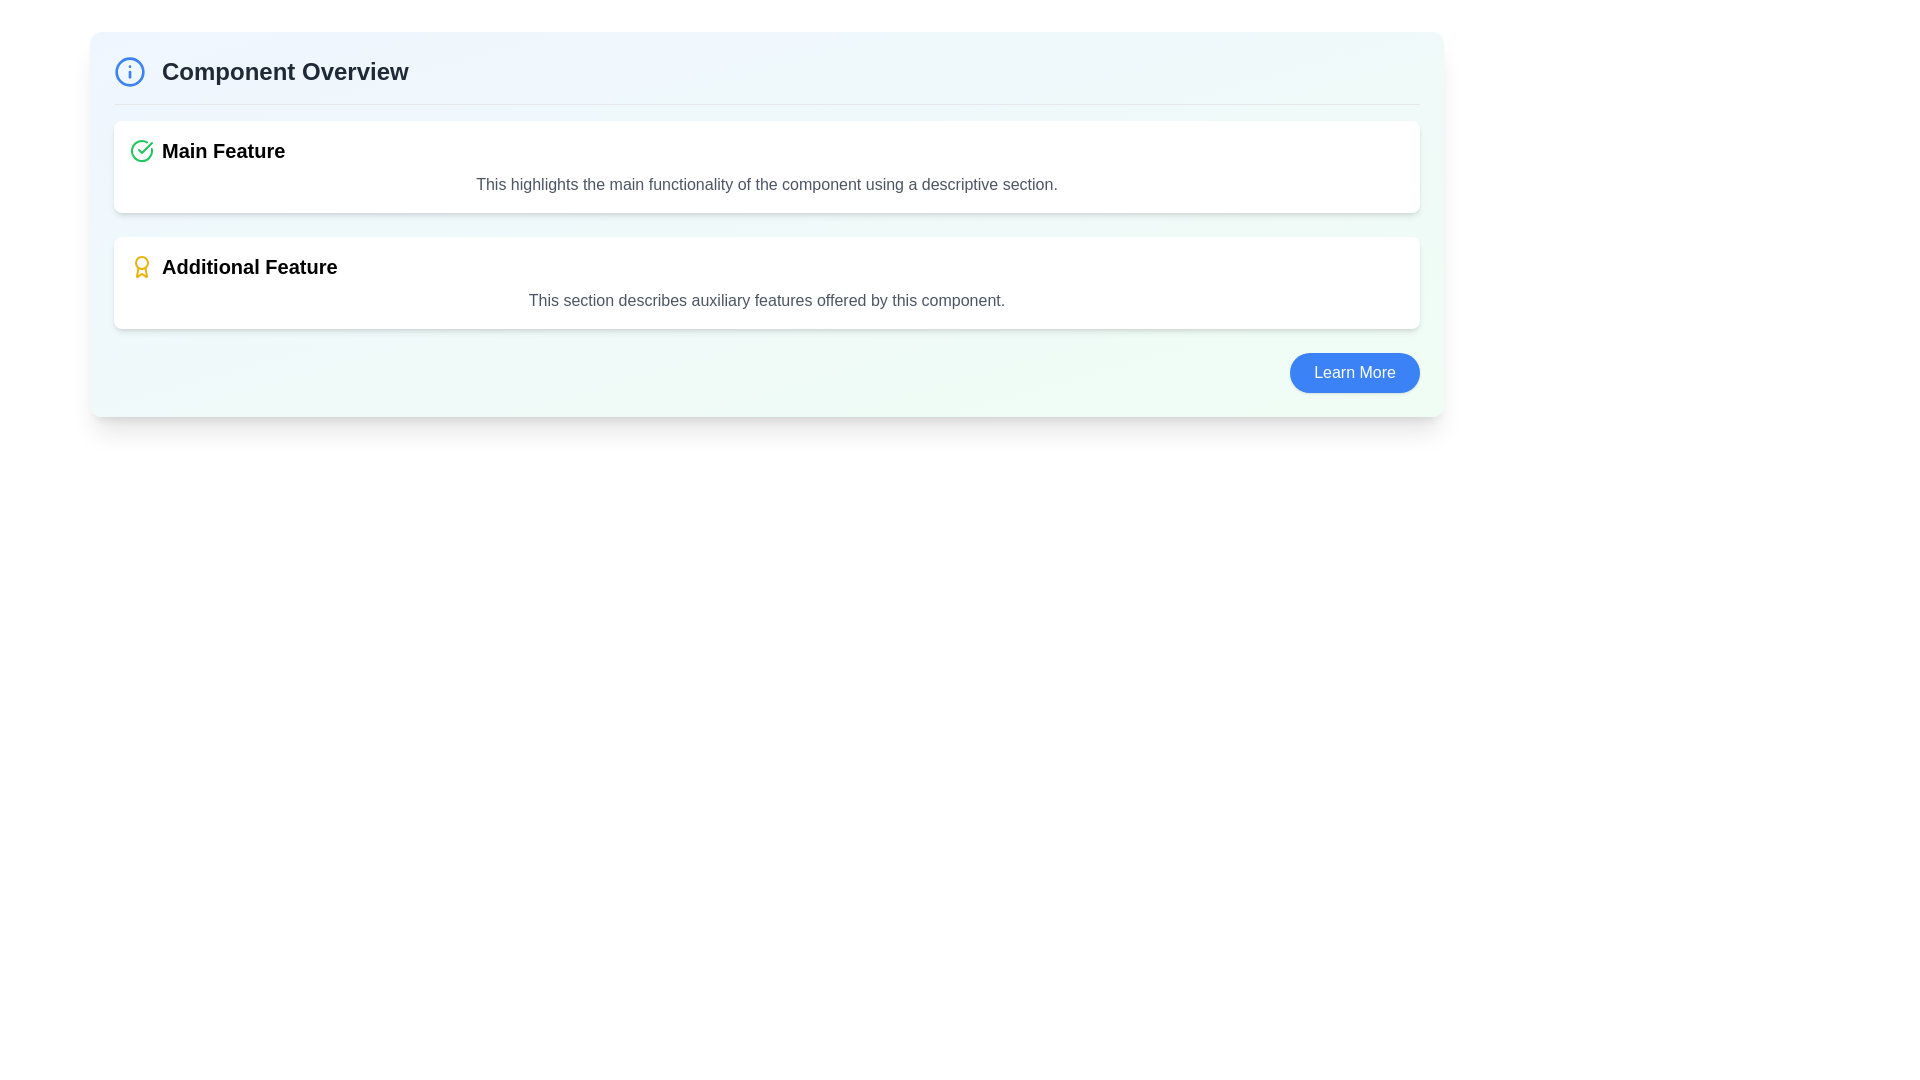 The width and height of the screenshot is (1920, 1080). I want to click on the SVG circle element that represents the graphical part of the info icon located in the top-left area of the Component Overview section, so click(128, 71).